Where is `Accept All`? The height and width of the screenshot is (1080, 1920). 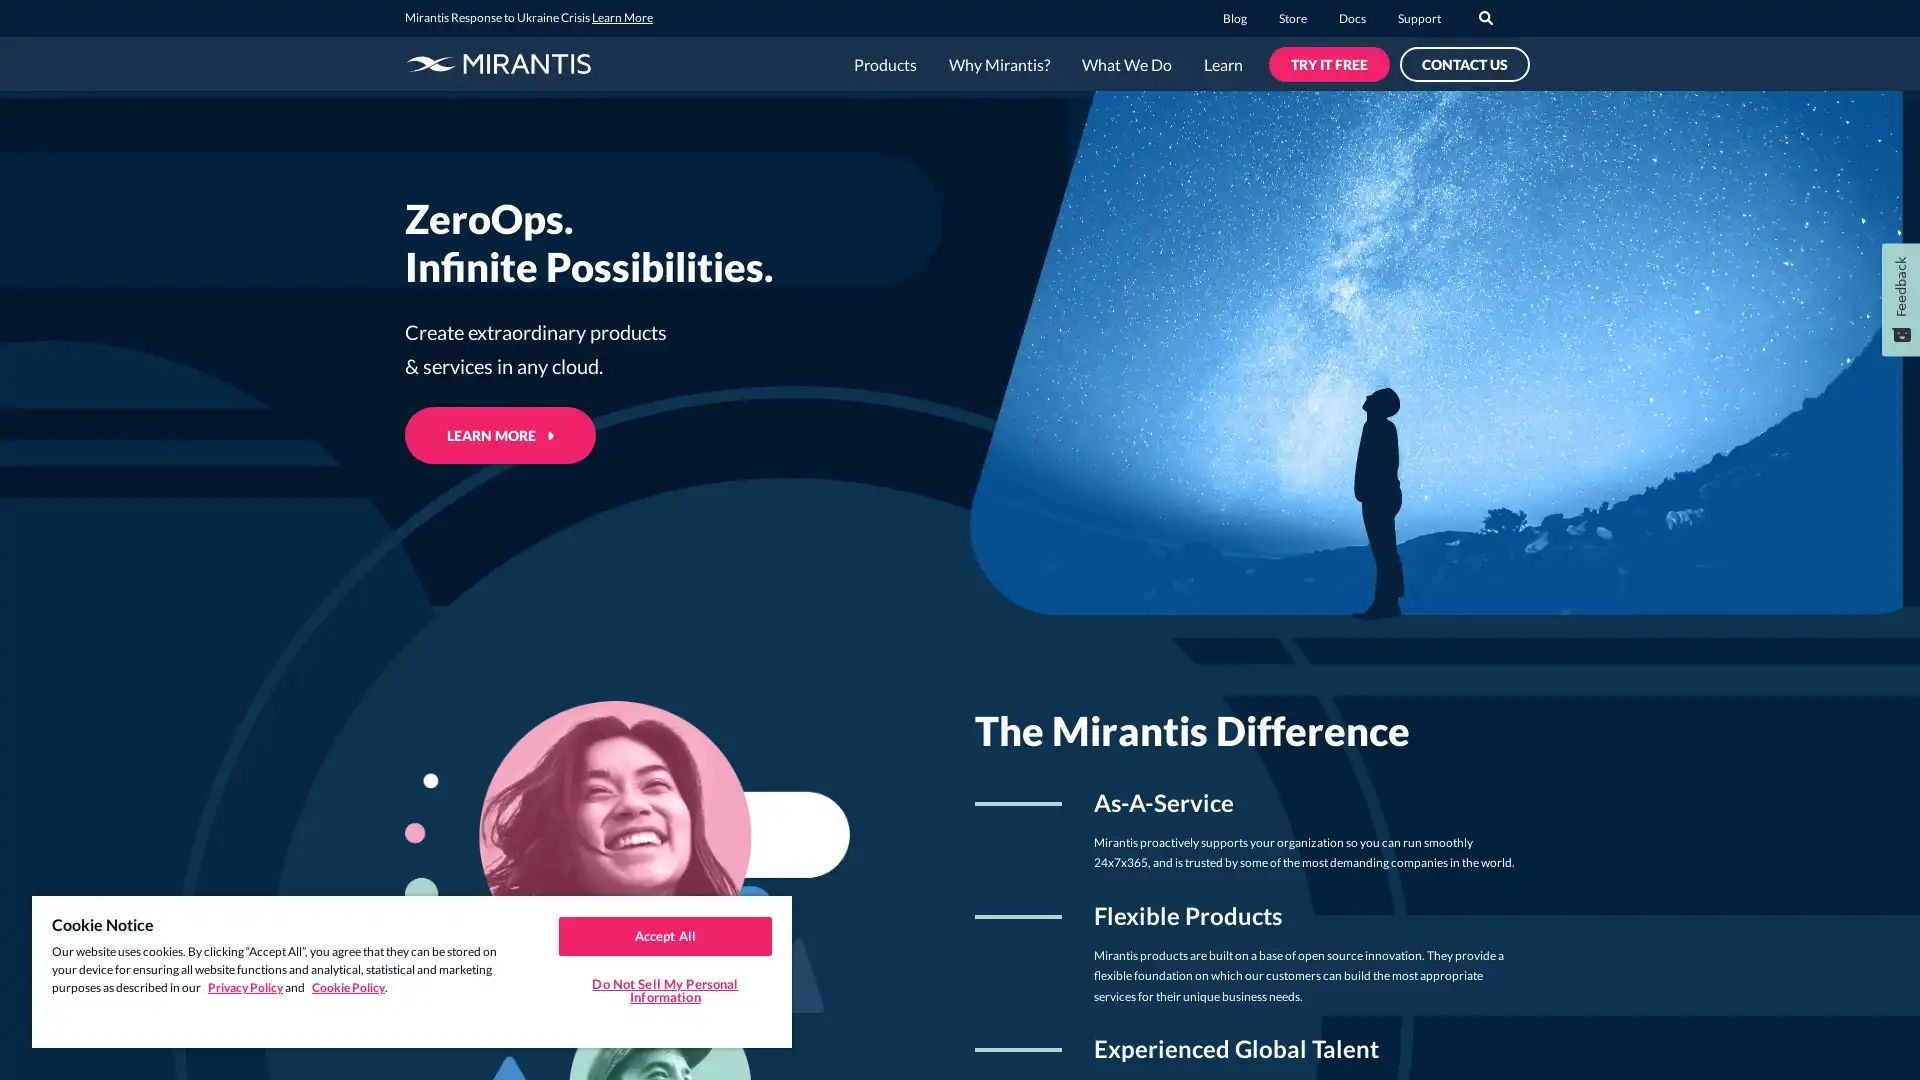
Accept All is located at coordinates (664, 935).